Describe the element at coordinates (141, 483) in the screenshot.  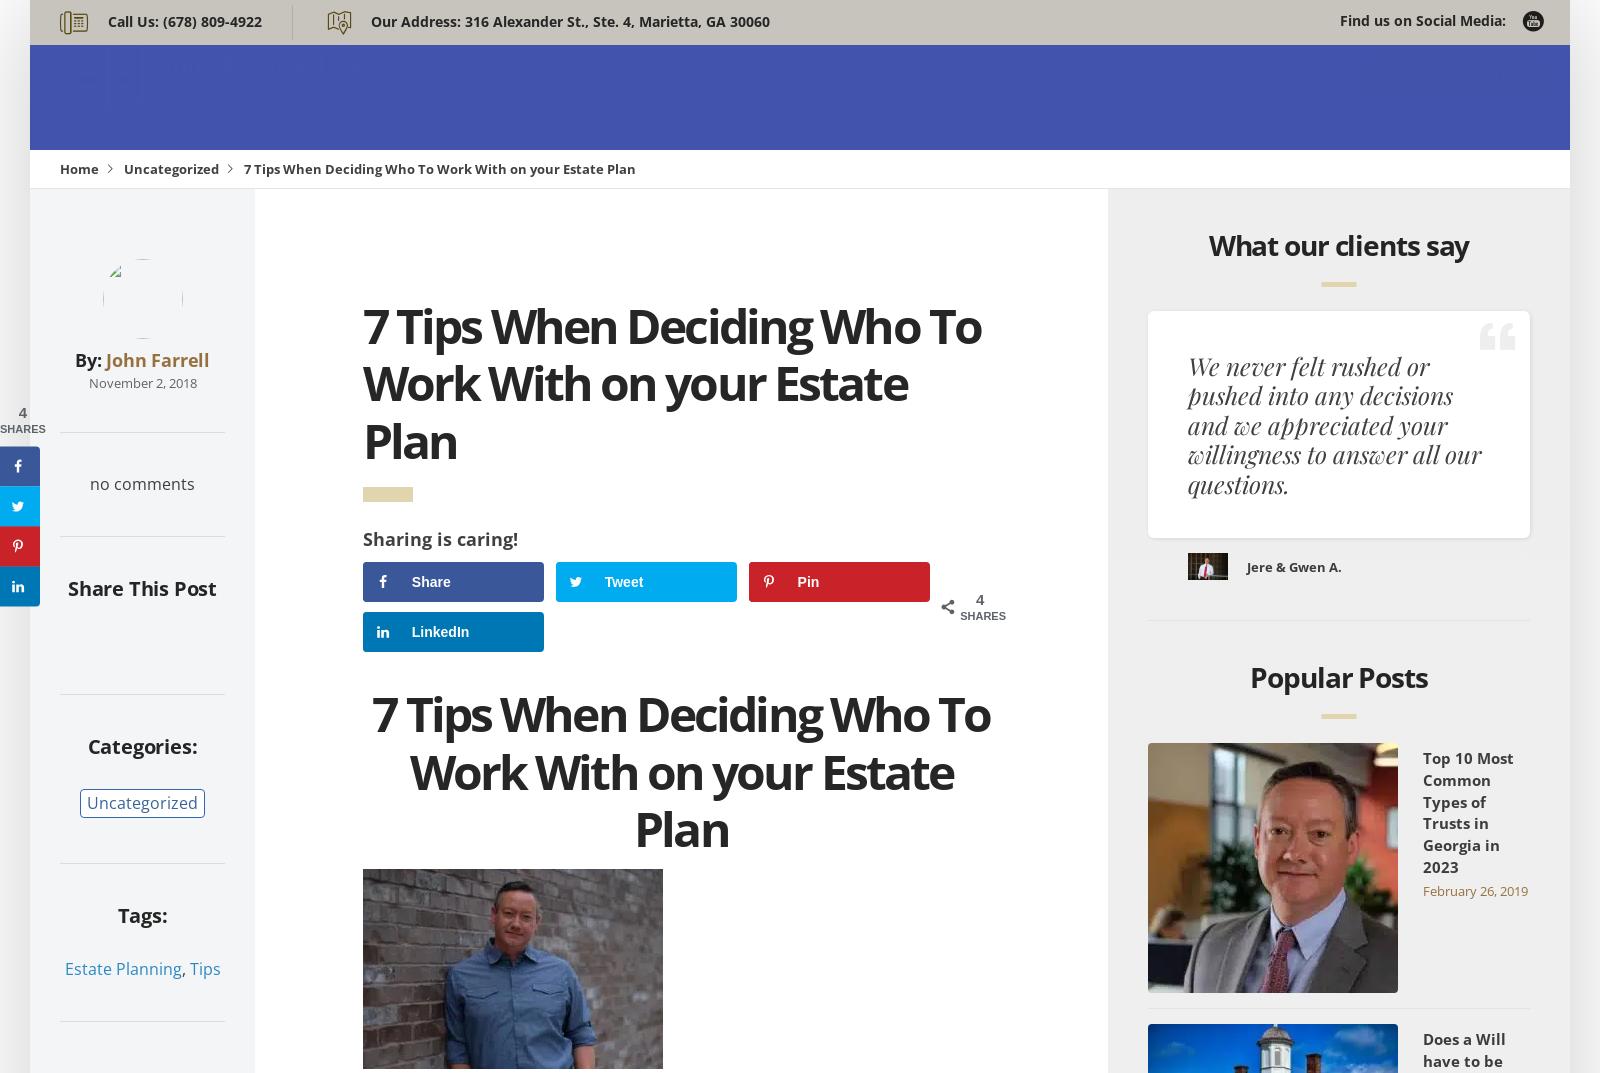
I see `'no comments'` at that location.